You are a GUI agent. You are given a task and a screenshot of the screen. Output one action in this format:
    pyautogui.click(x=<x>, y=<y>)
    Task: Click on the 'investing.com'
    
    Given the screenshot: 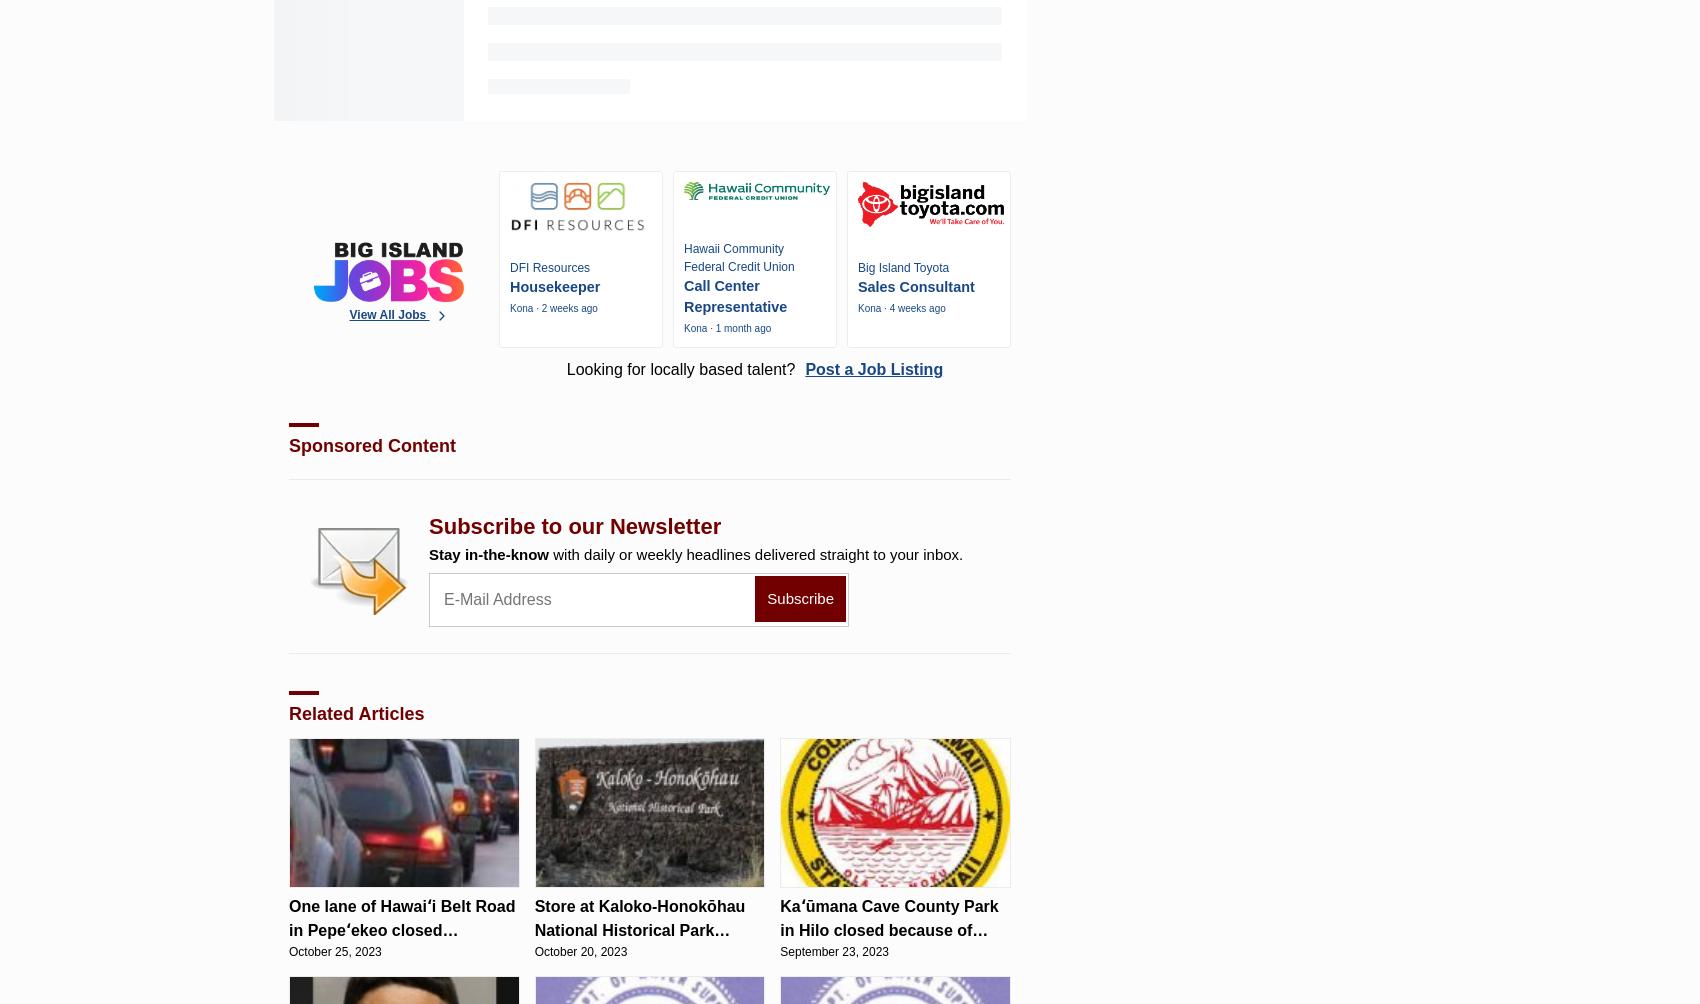 What is the action you would take?
    pyautogui.click(x=310, y=73)
    